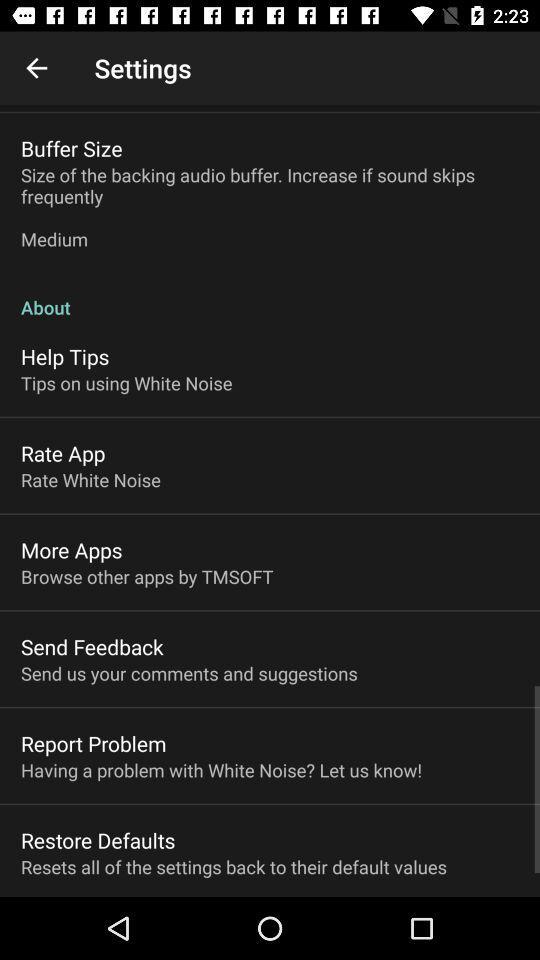 This screenshot has height=960, width=540. Describe the element at coordinates (36, 68) in the screenshot. I see `icon to the left of settings` at that location.